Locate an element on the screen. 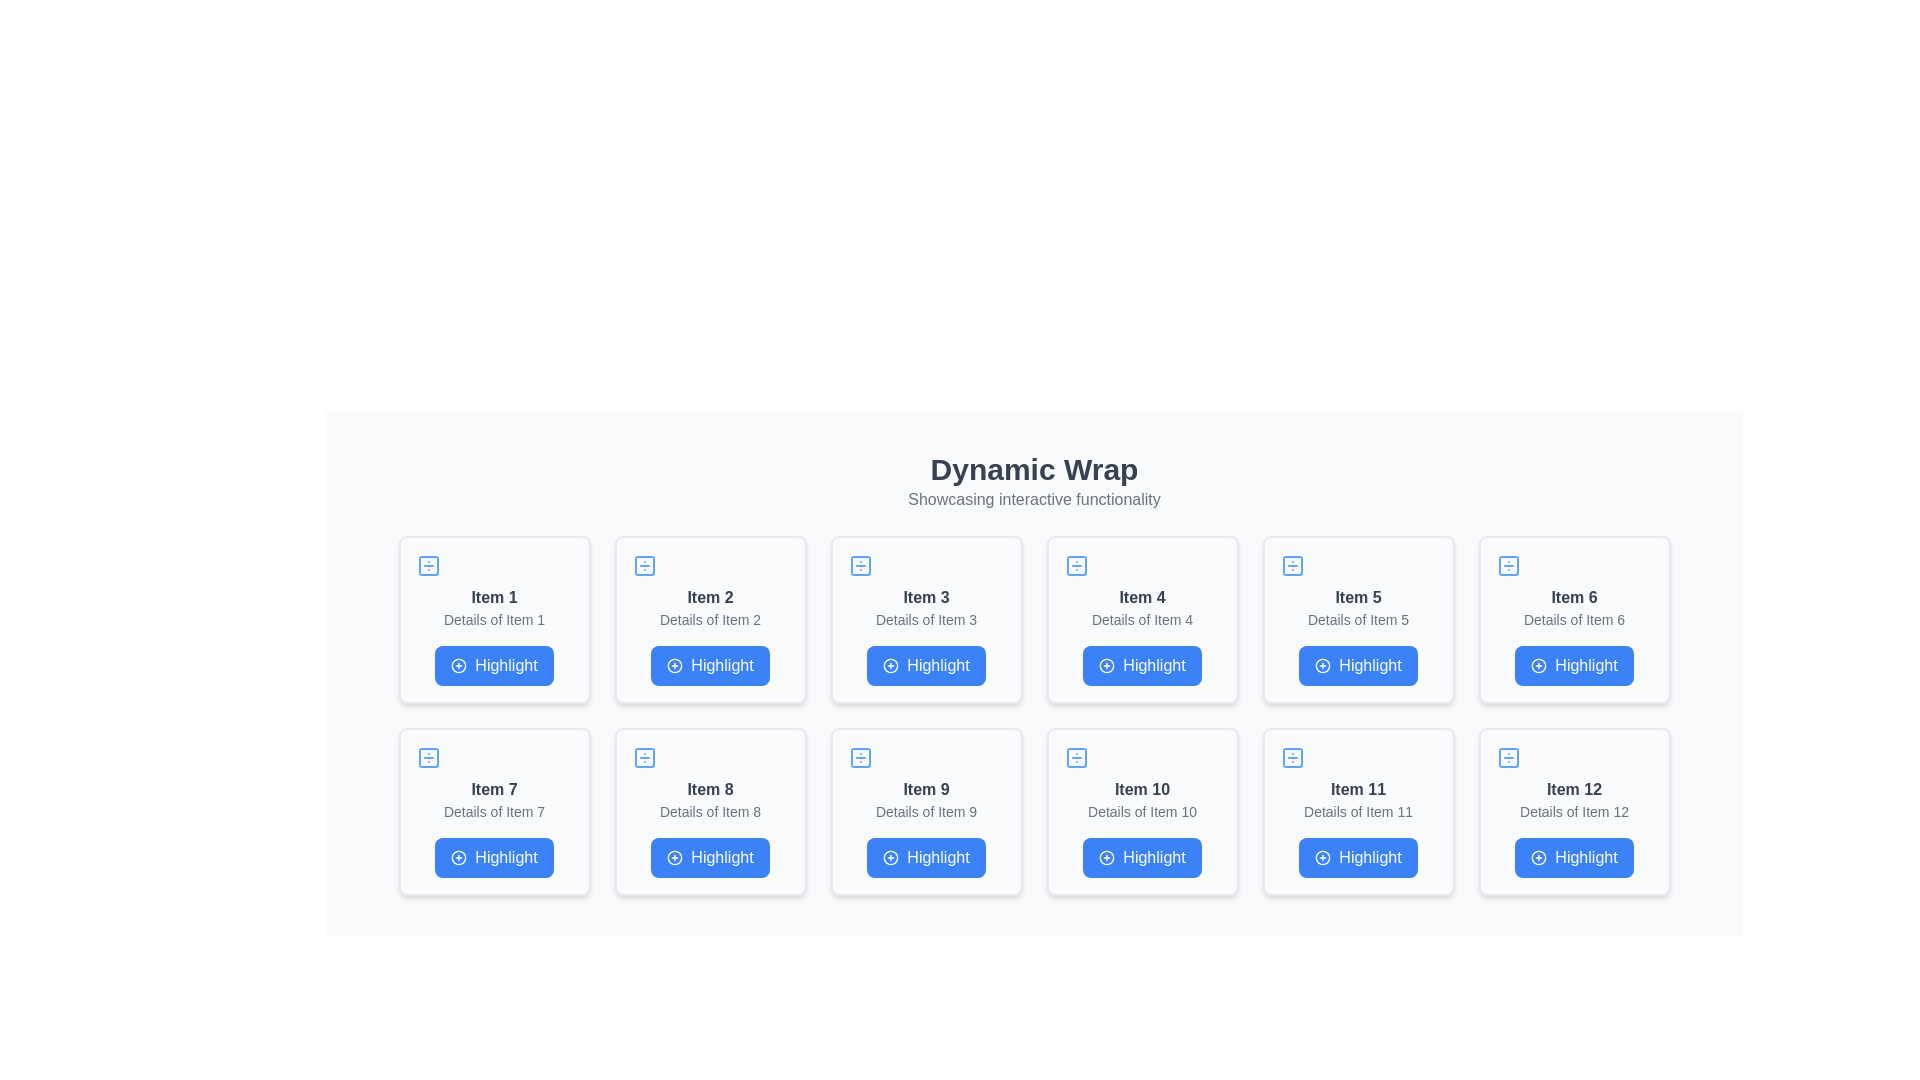  the text label that reads 'Item 8', which is in bold, dark gray color, located within a card-like component in the grid layout is located at coordinates (710, 789).